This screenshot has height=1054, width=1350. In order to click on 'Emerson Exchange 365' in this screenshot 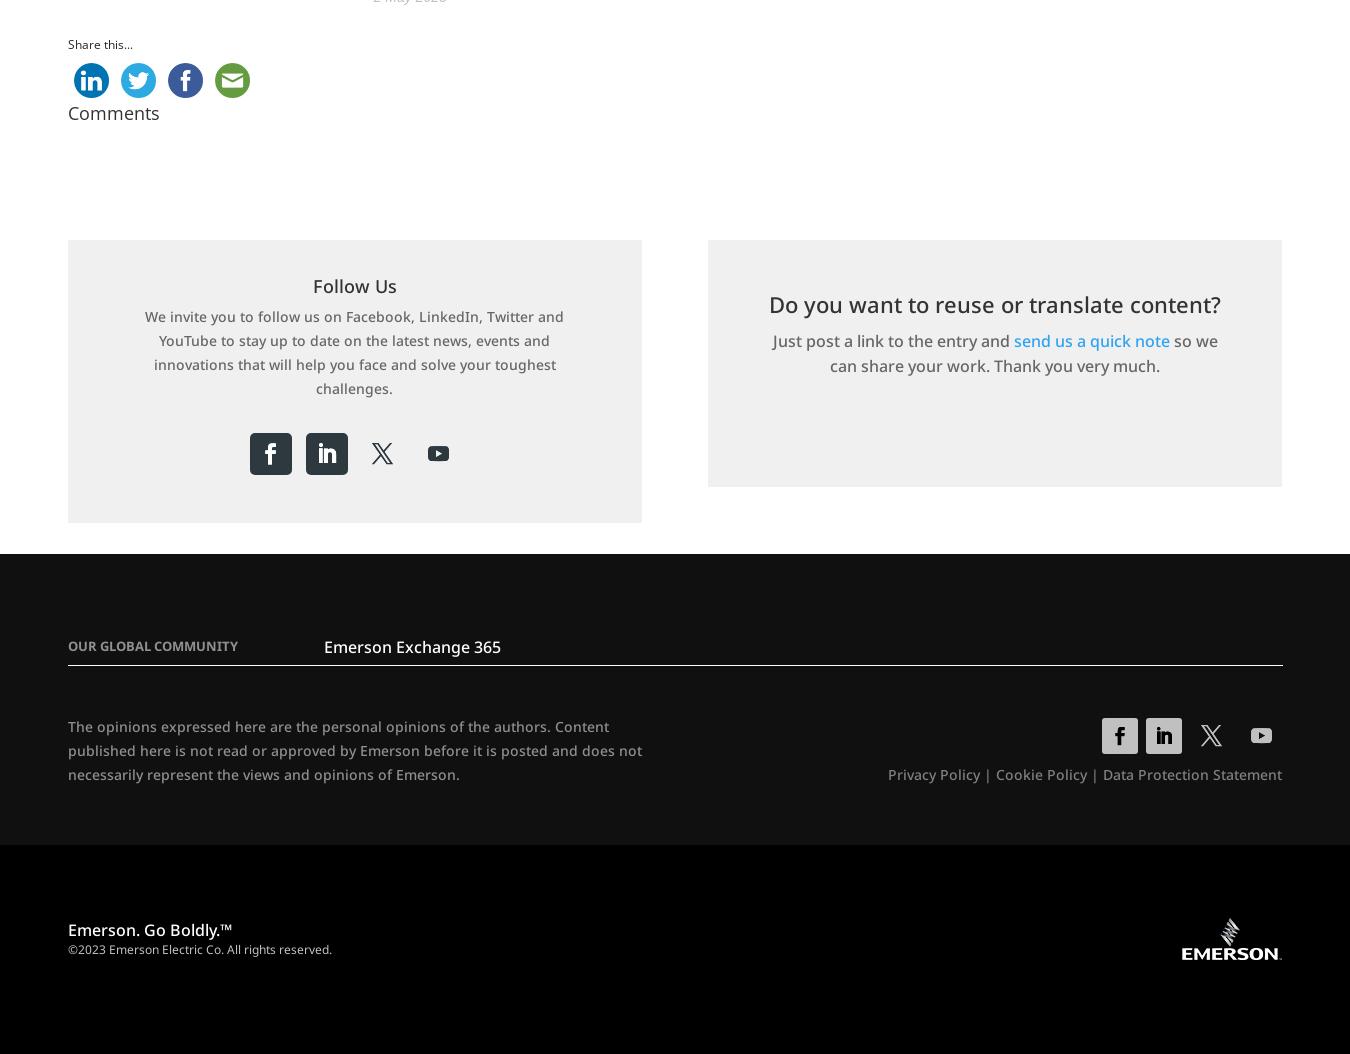, I will do `click(411, 647)`.